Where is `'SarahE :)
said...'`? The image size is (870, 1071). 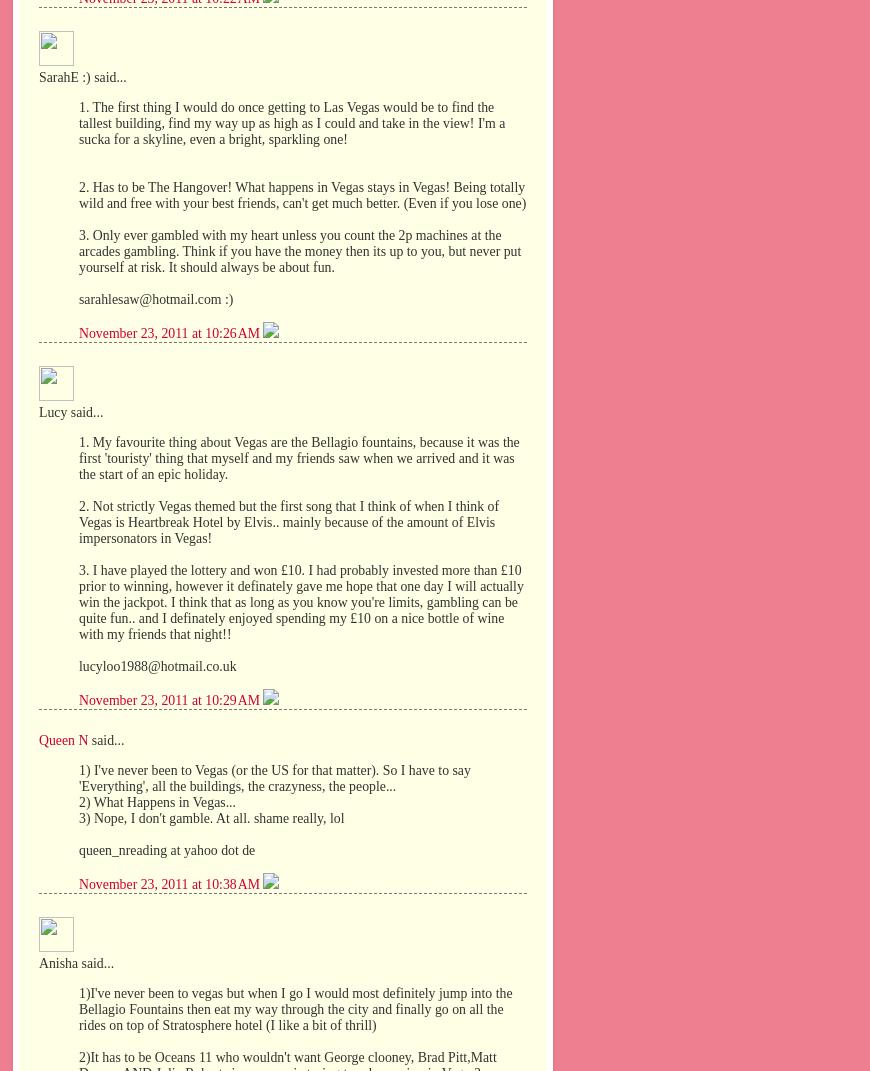
'SarahE :)
said...' is located at coordinates (37, 76).